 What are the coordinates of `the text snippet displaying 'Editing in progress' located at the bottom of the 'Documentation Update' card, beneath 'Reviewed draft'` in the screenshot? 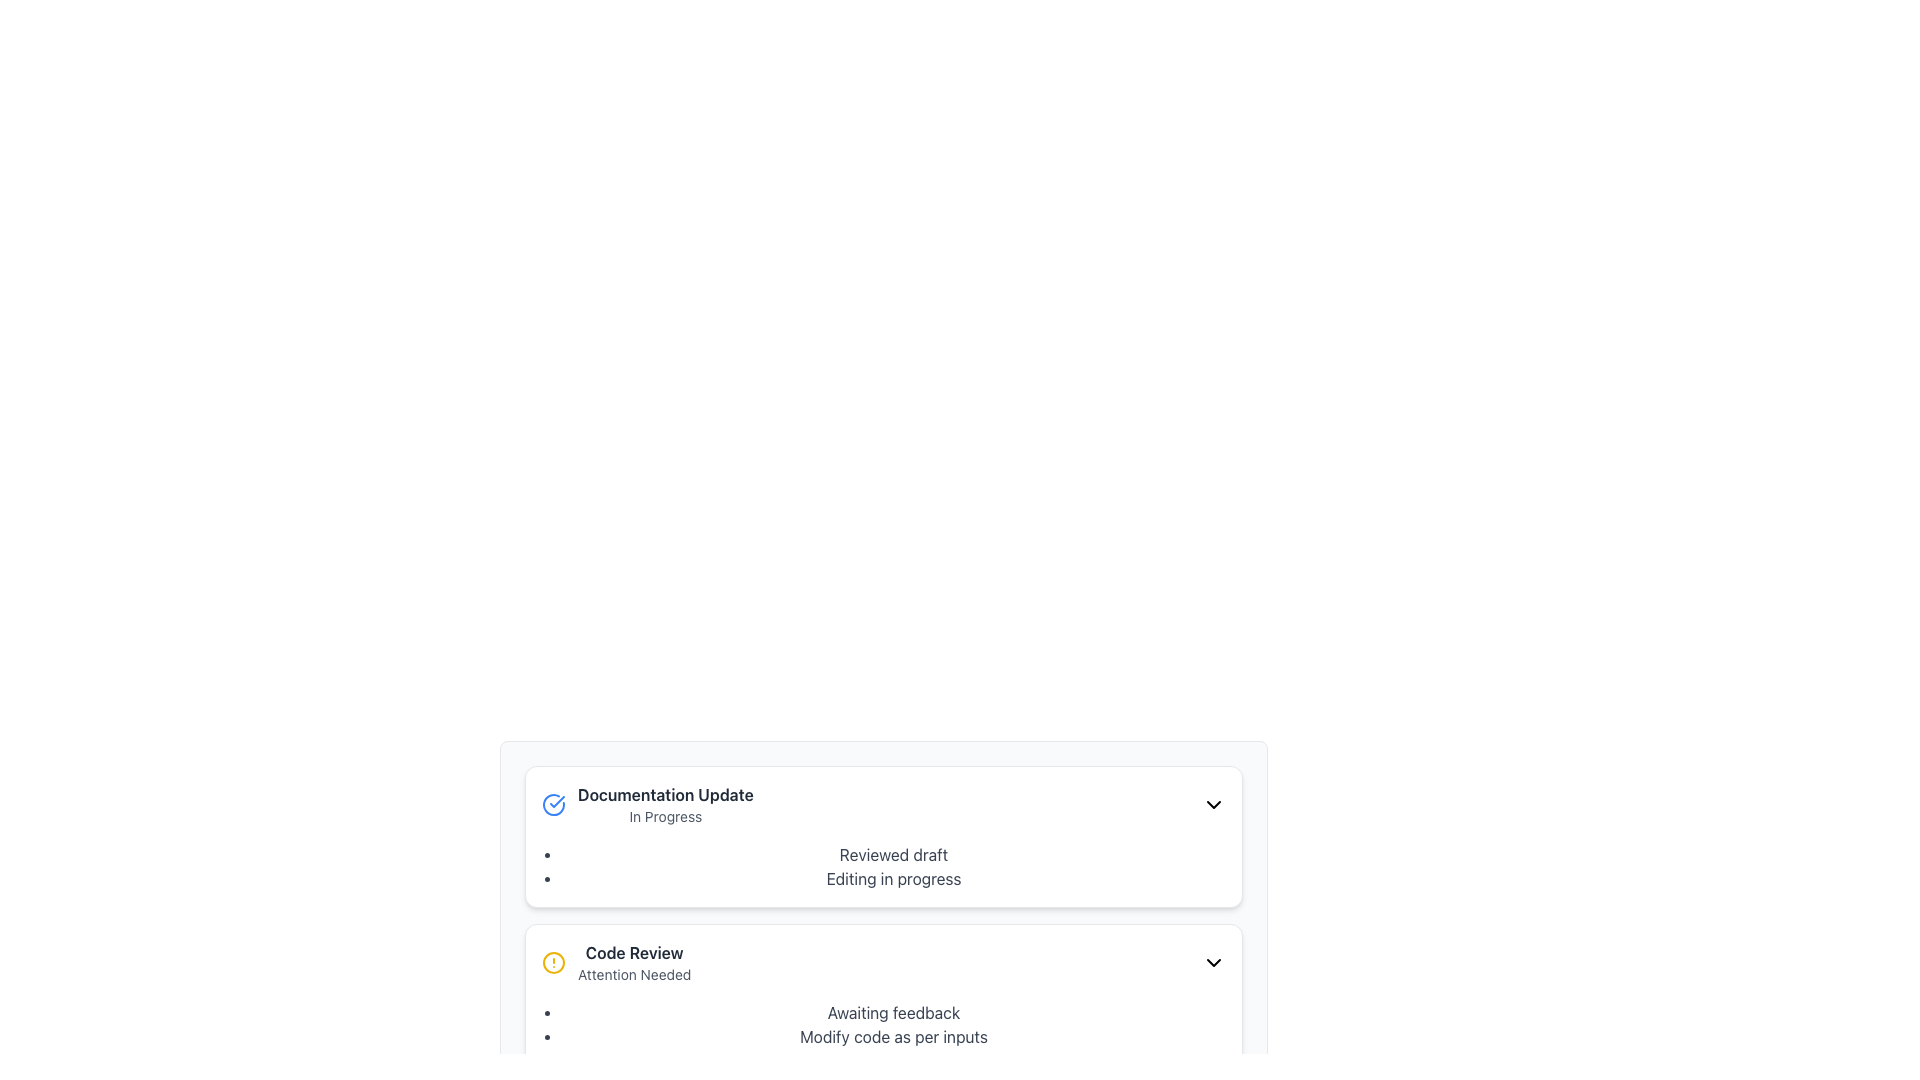 It's located at (951, 884).